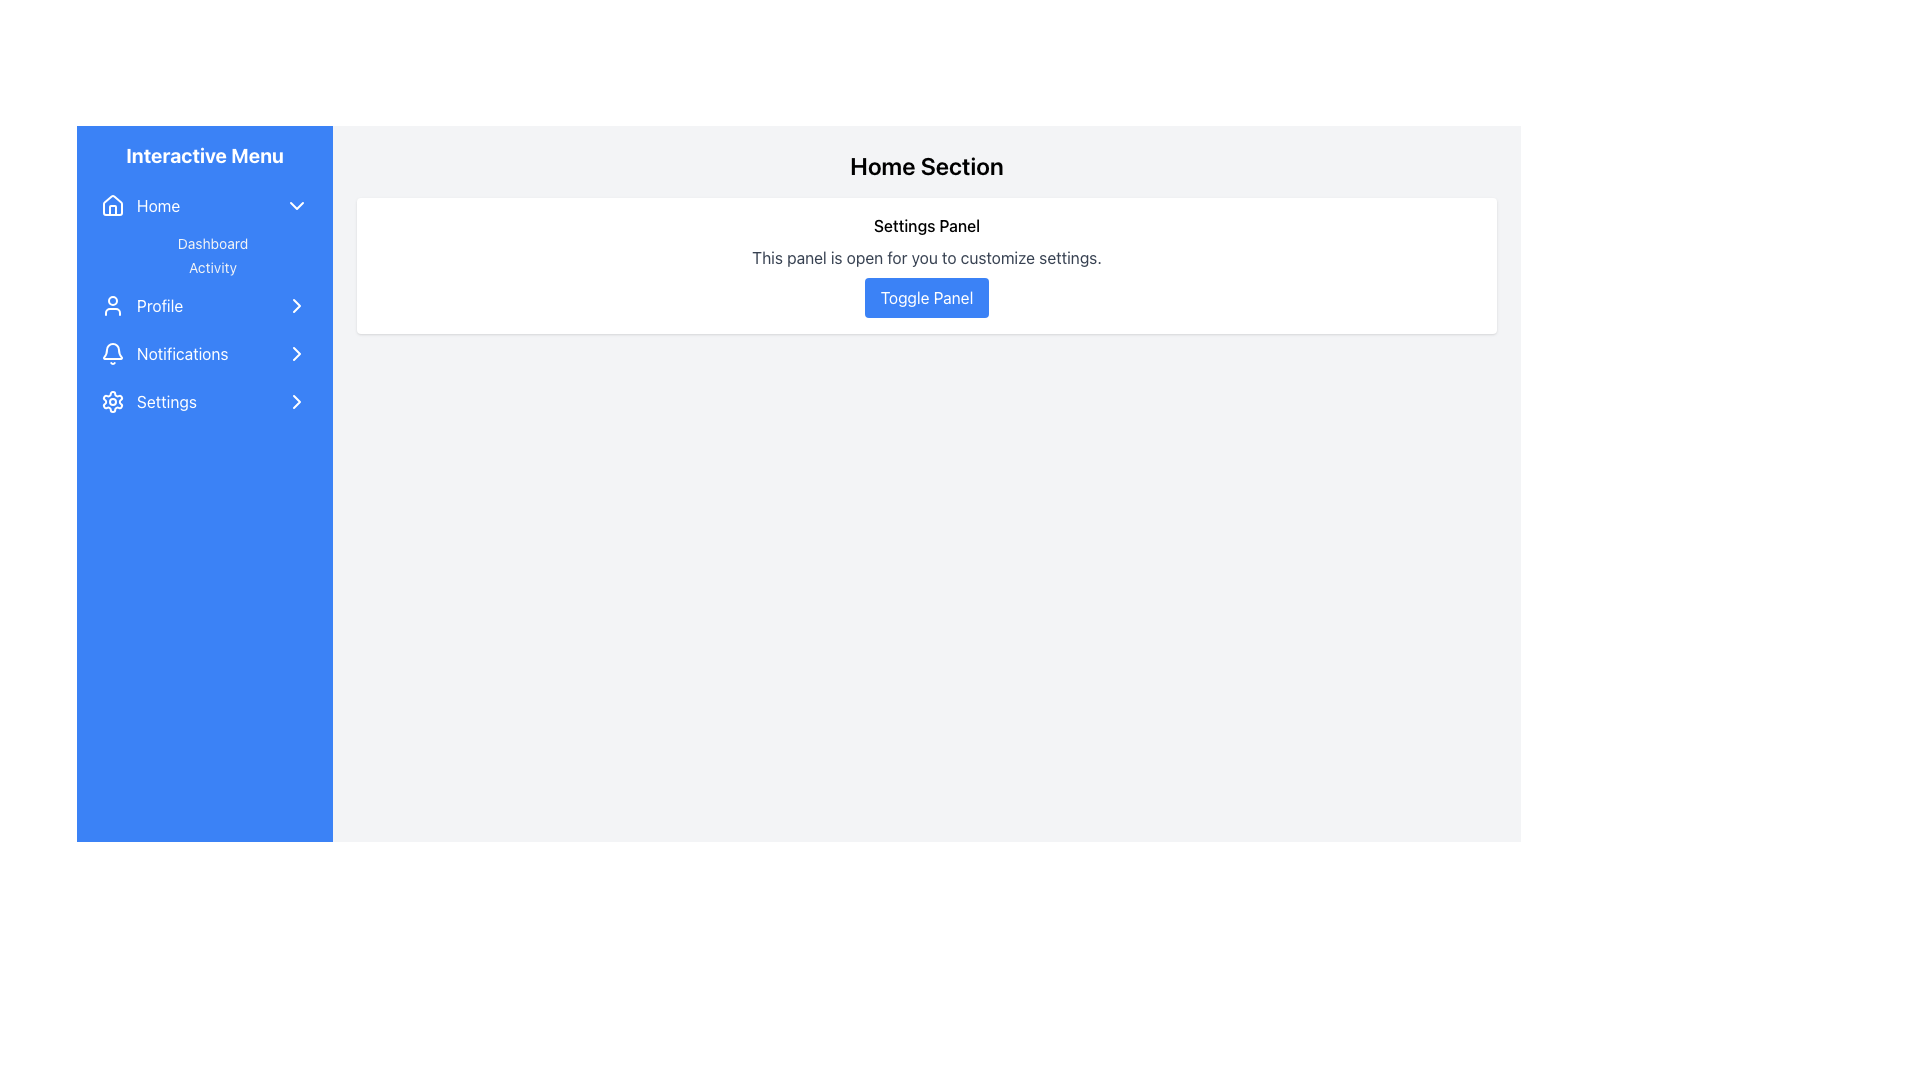 The image size is (1920, 1080). I want to click on the expansion icon located to the right of the 'Settings' menu item in the vertical navigation menu, so click(296, 401).